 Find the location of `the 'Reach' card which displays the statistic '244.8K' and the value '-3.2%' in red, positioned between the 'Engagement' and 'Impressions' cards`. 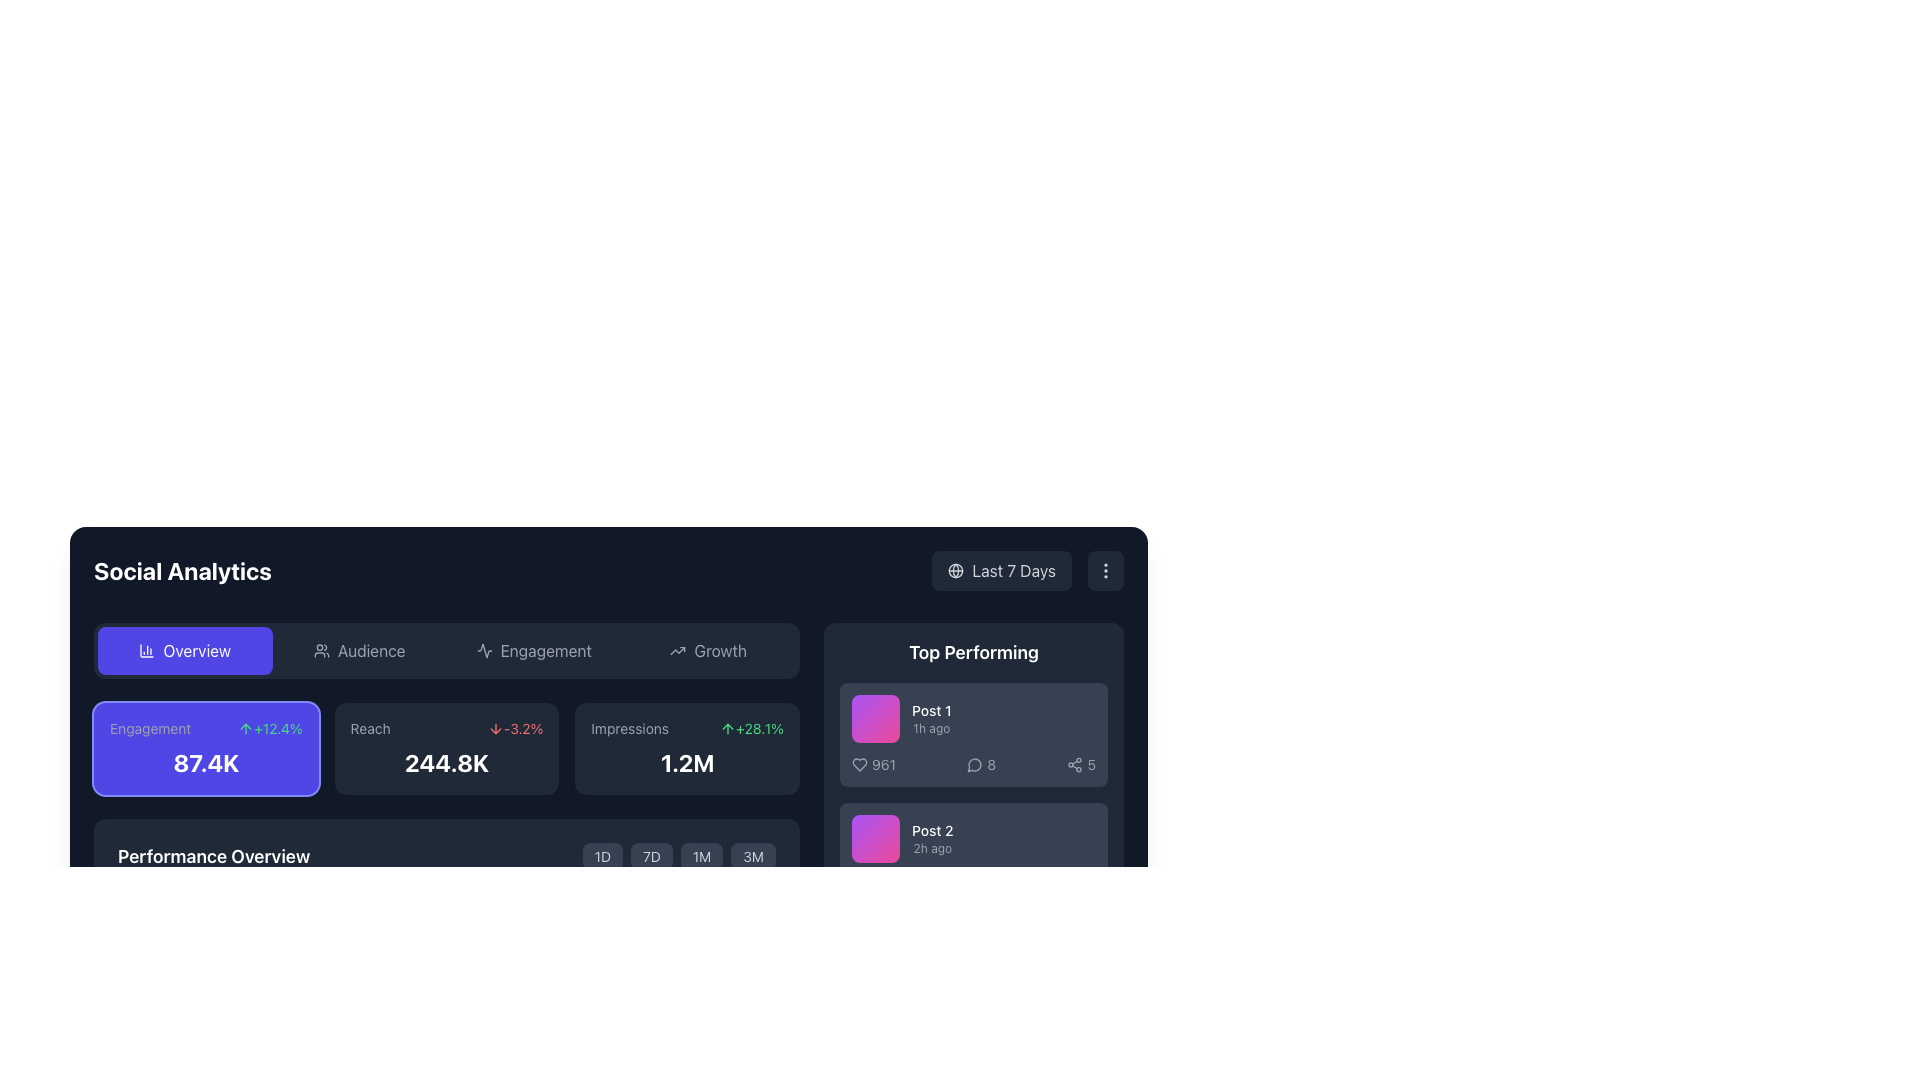

the 'Reach' card which displays the statistic '244.8K' and the value '-3.2%' in red, positioned between the 'Engagement' and 'Impressions' cards is located at coordinates (445, 748).